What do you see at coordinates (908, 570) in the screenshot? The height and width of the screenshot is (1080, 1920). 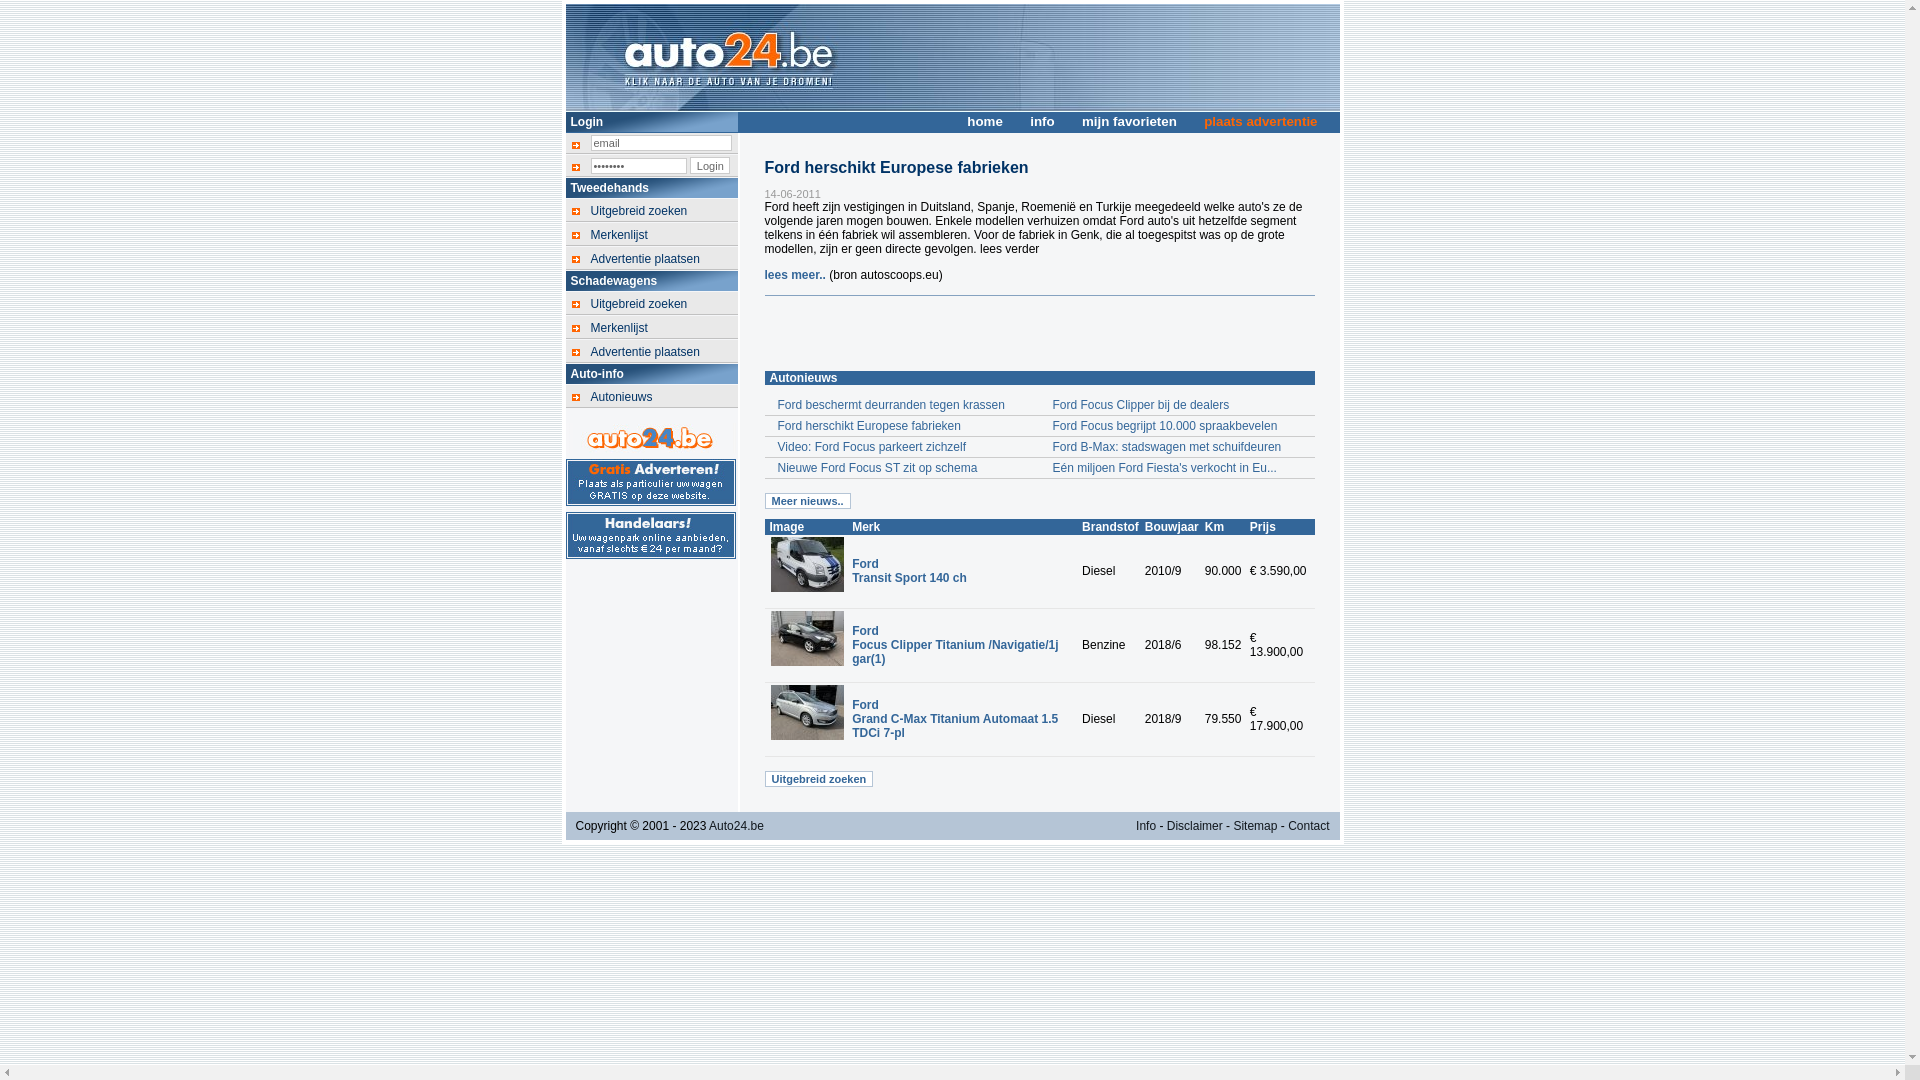 I see `'Ford` at bounding box center [908, 570].